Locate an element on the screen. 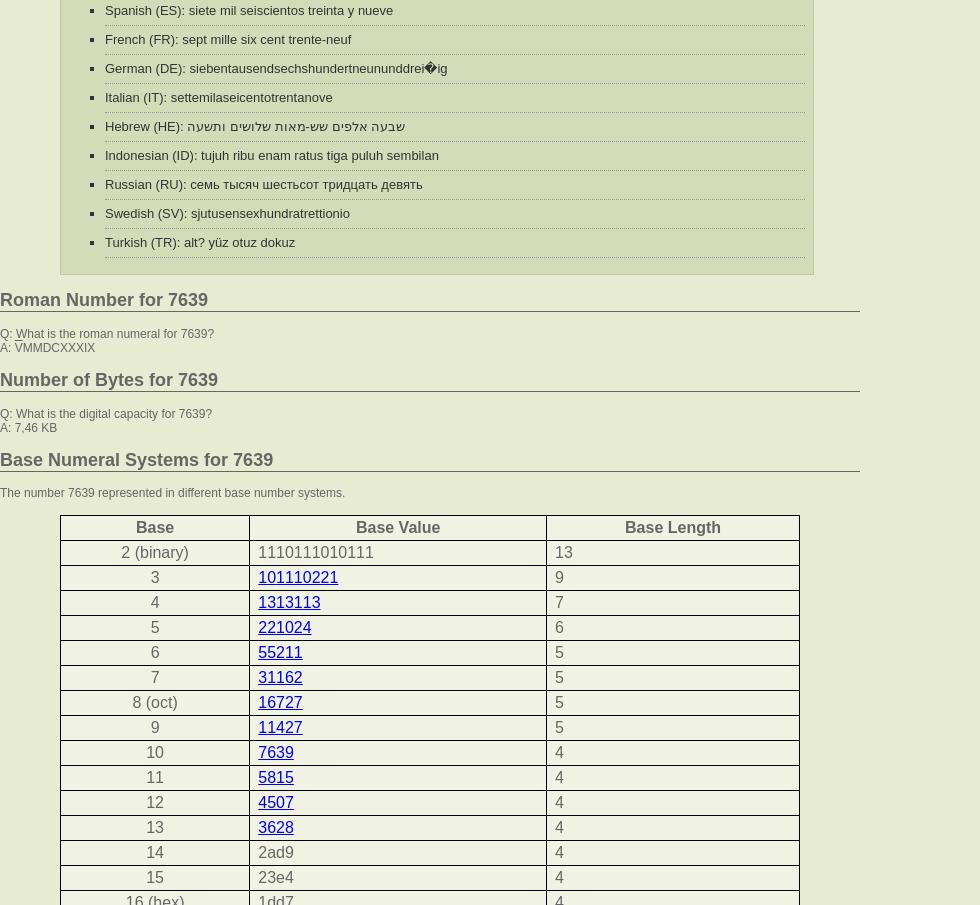 The image size is (980, 905). '10' is located at coordinates (155, 751).